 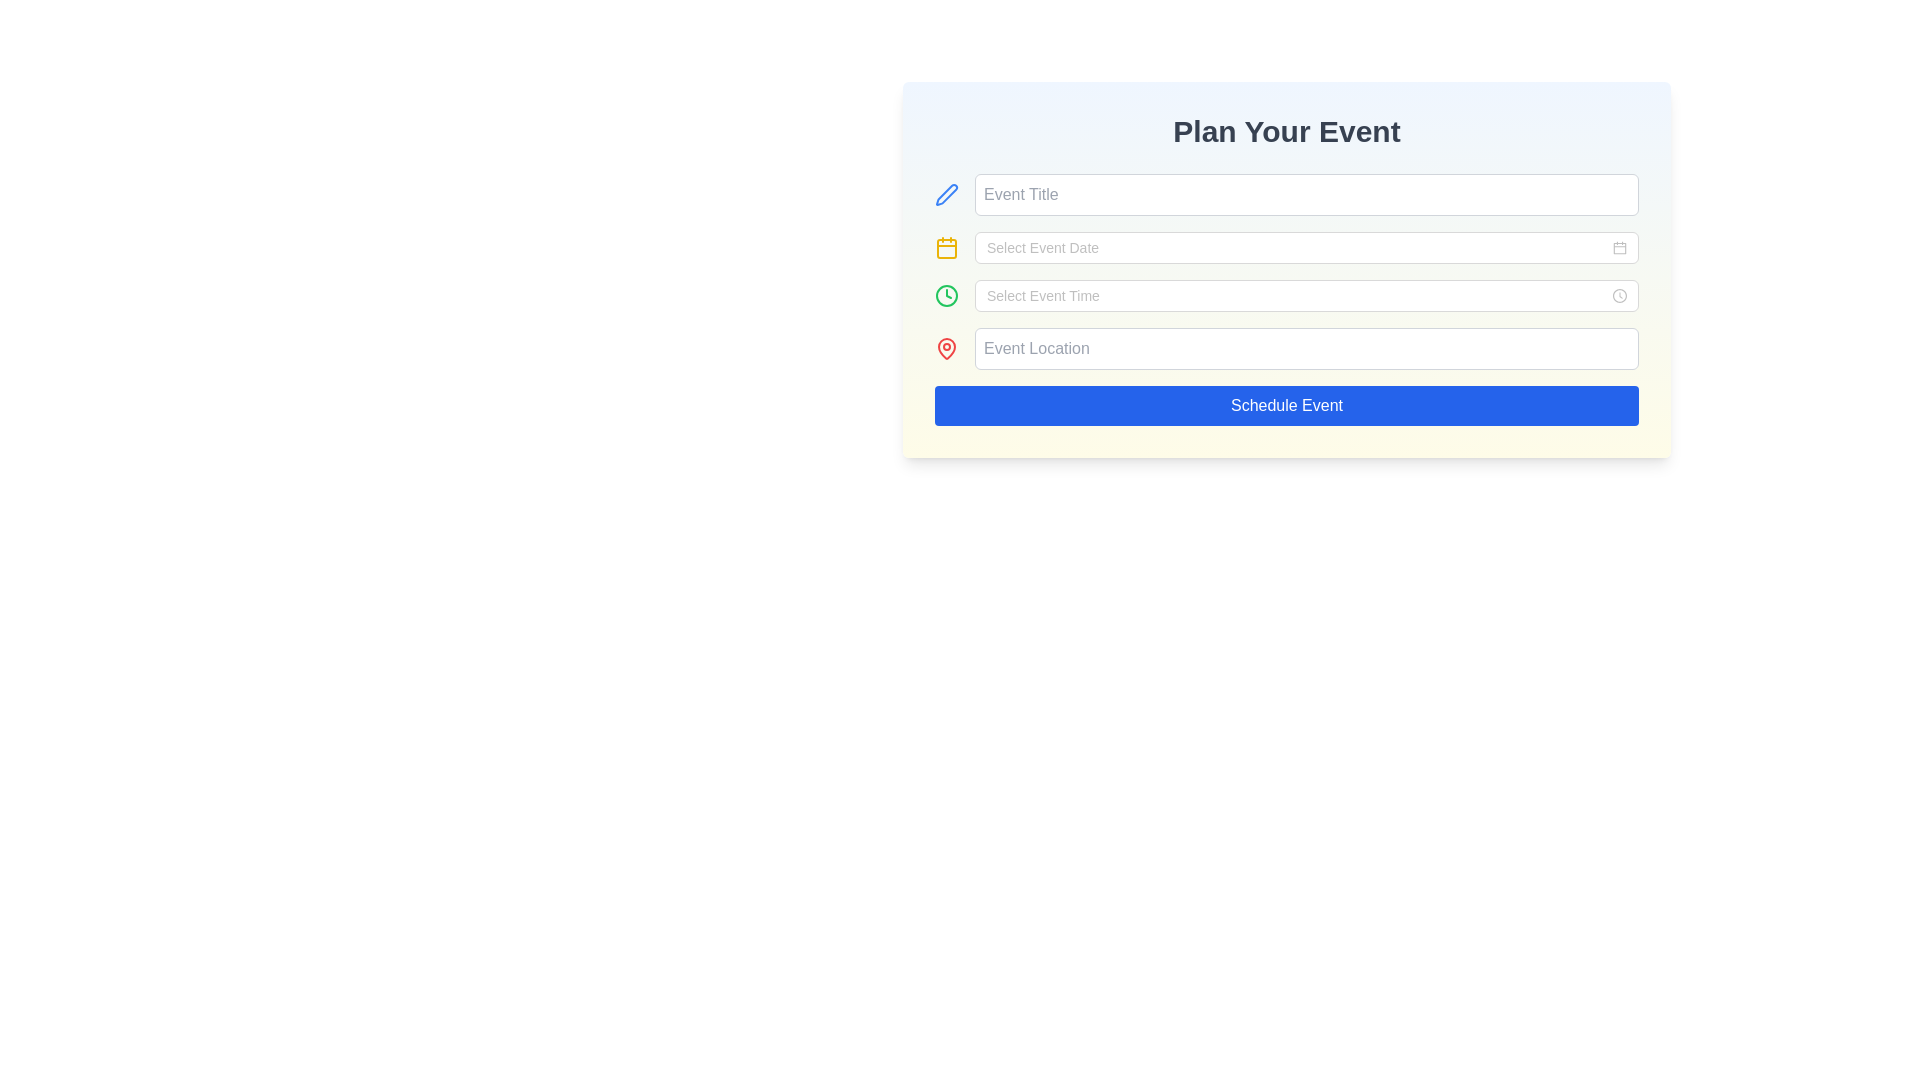 I want to click on the calendar icon located, so click(x=1620, y=246).